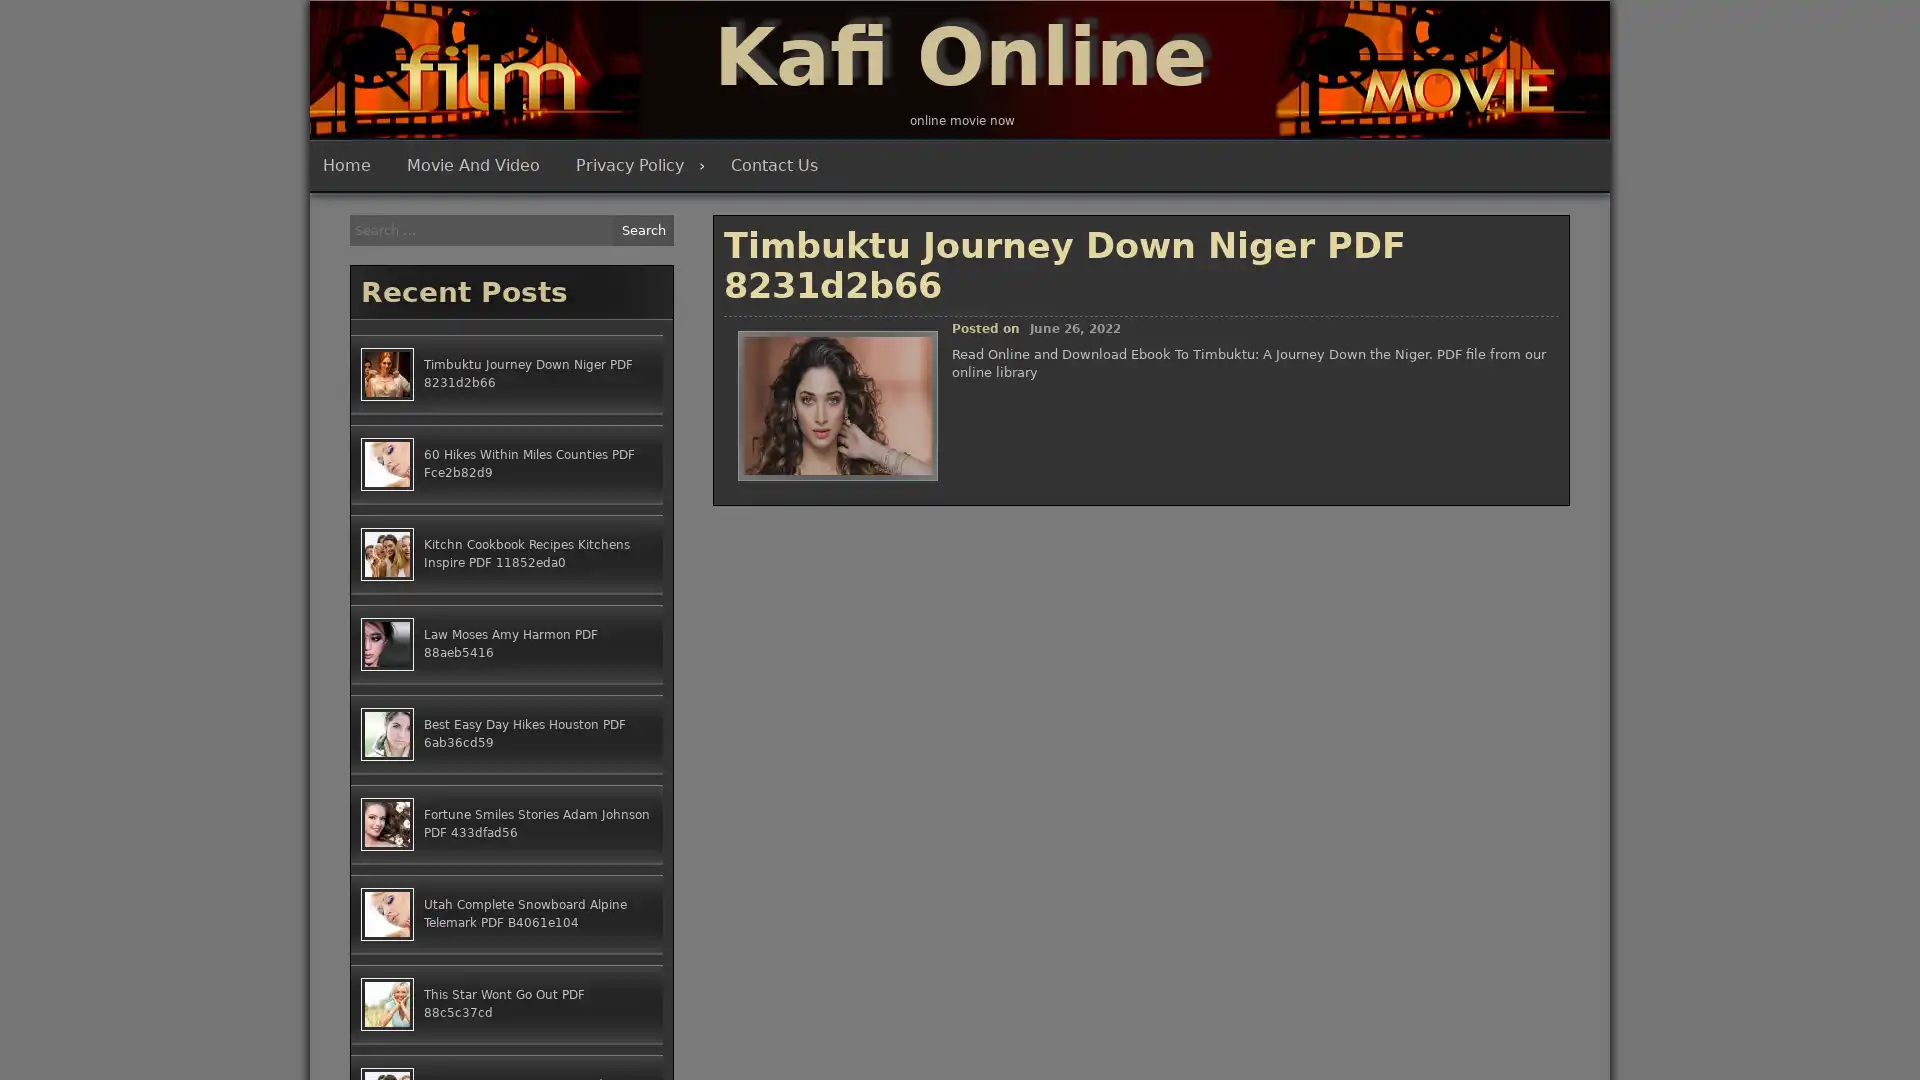  I want to click on Search, so click(643, 229).